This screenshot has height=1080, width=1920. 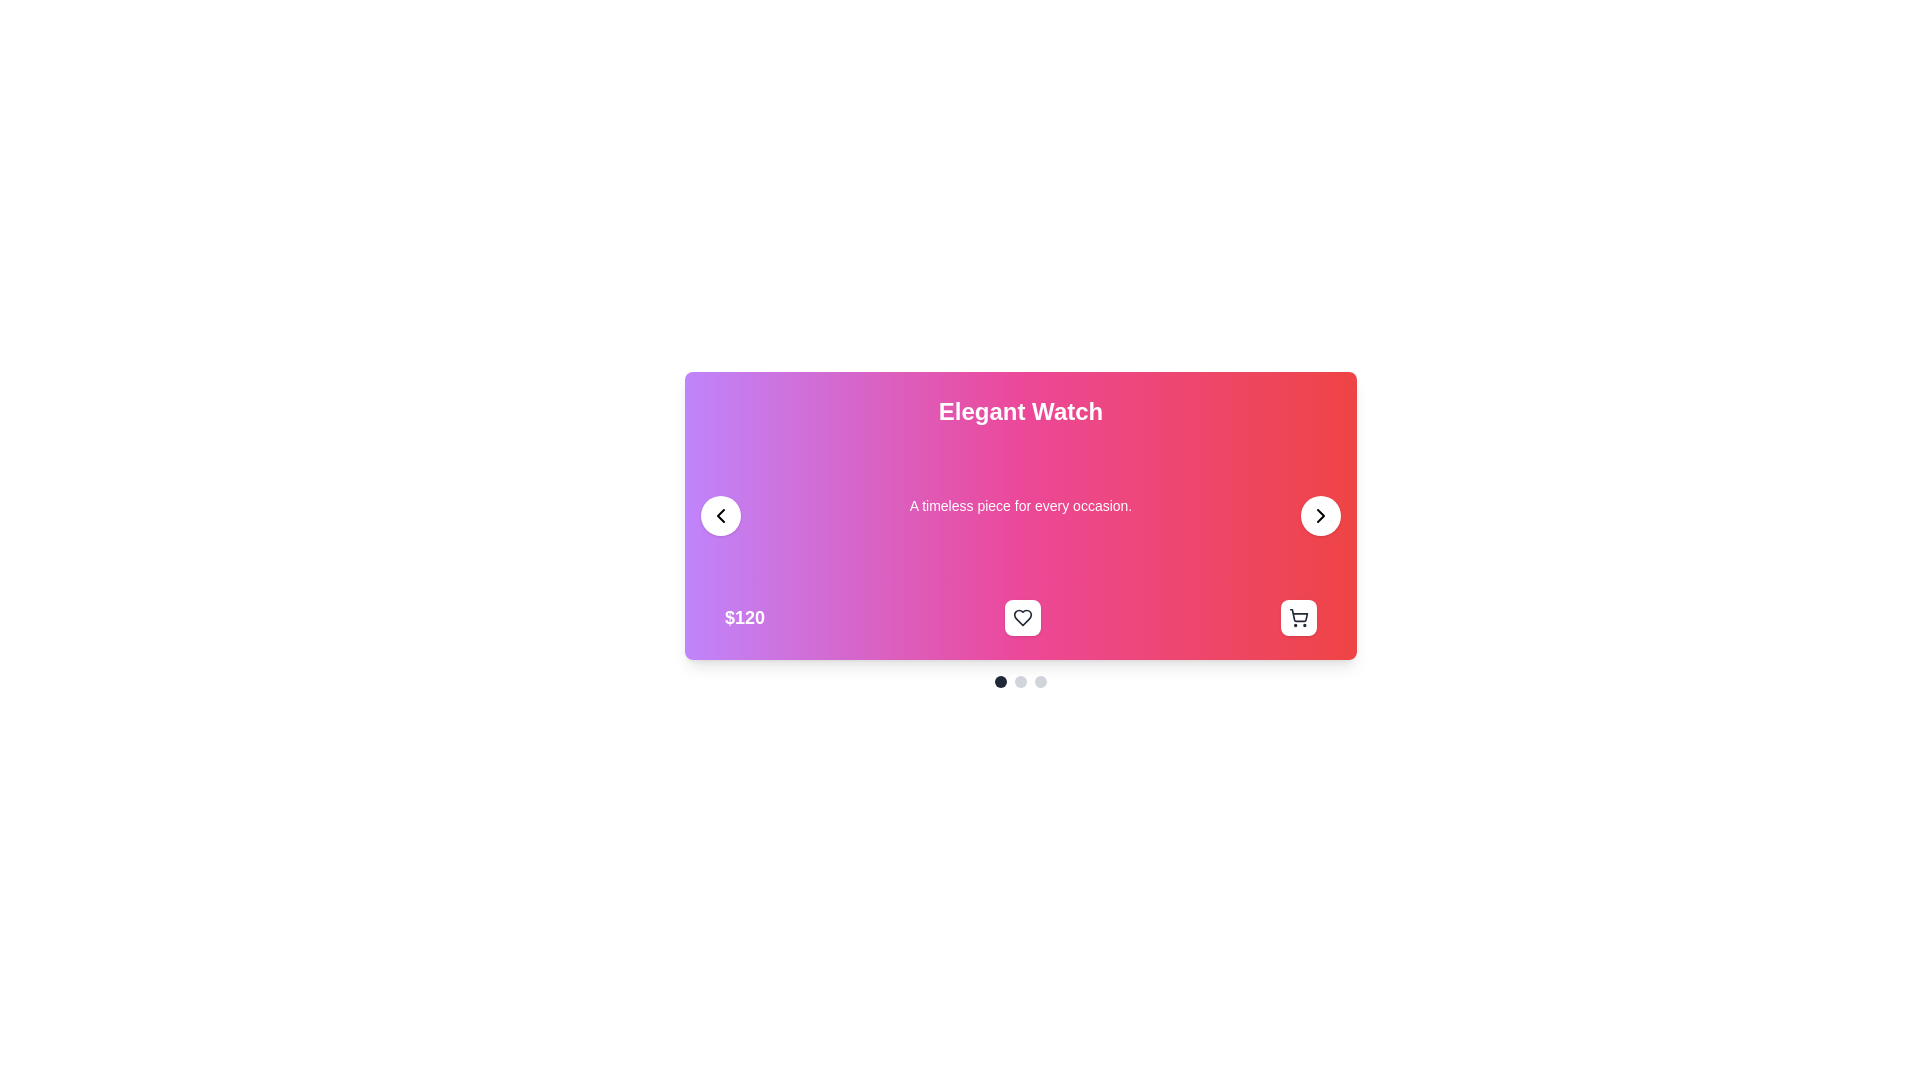 I want to click on the square button with a white background and a heart icon to mark an item as a favorite, so click(x=1022, y=616).